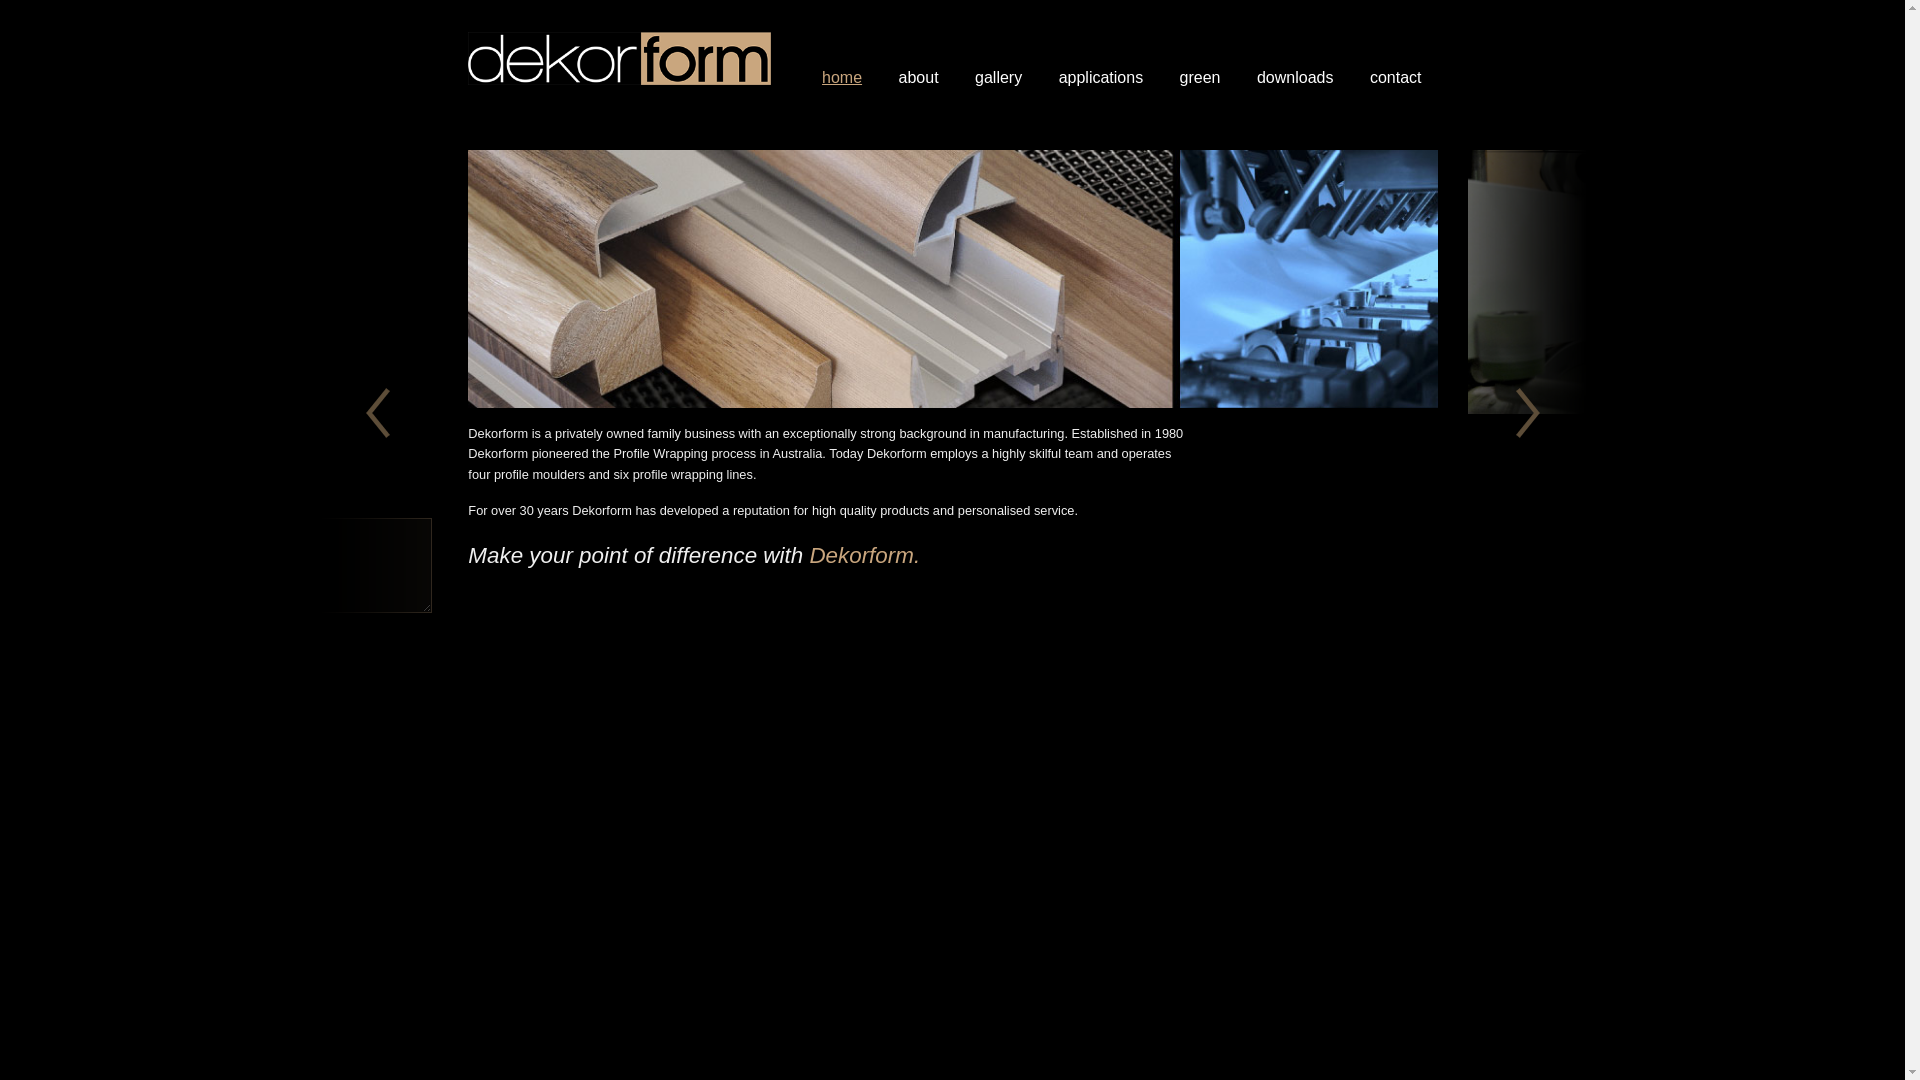 The height and width of the screenshot is (1080, 1920). What do you see at coordinates (841, 57) in the screenshot?
I see `'home'` at bounding box center [841, 57].